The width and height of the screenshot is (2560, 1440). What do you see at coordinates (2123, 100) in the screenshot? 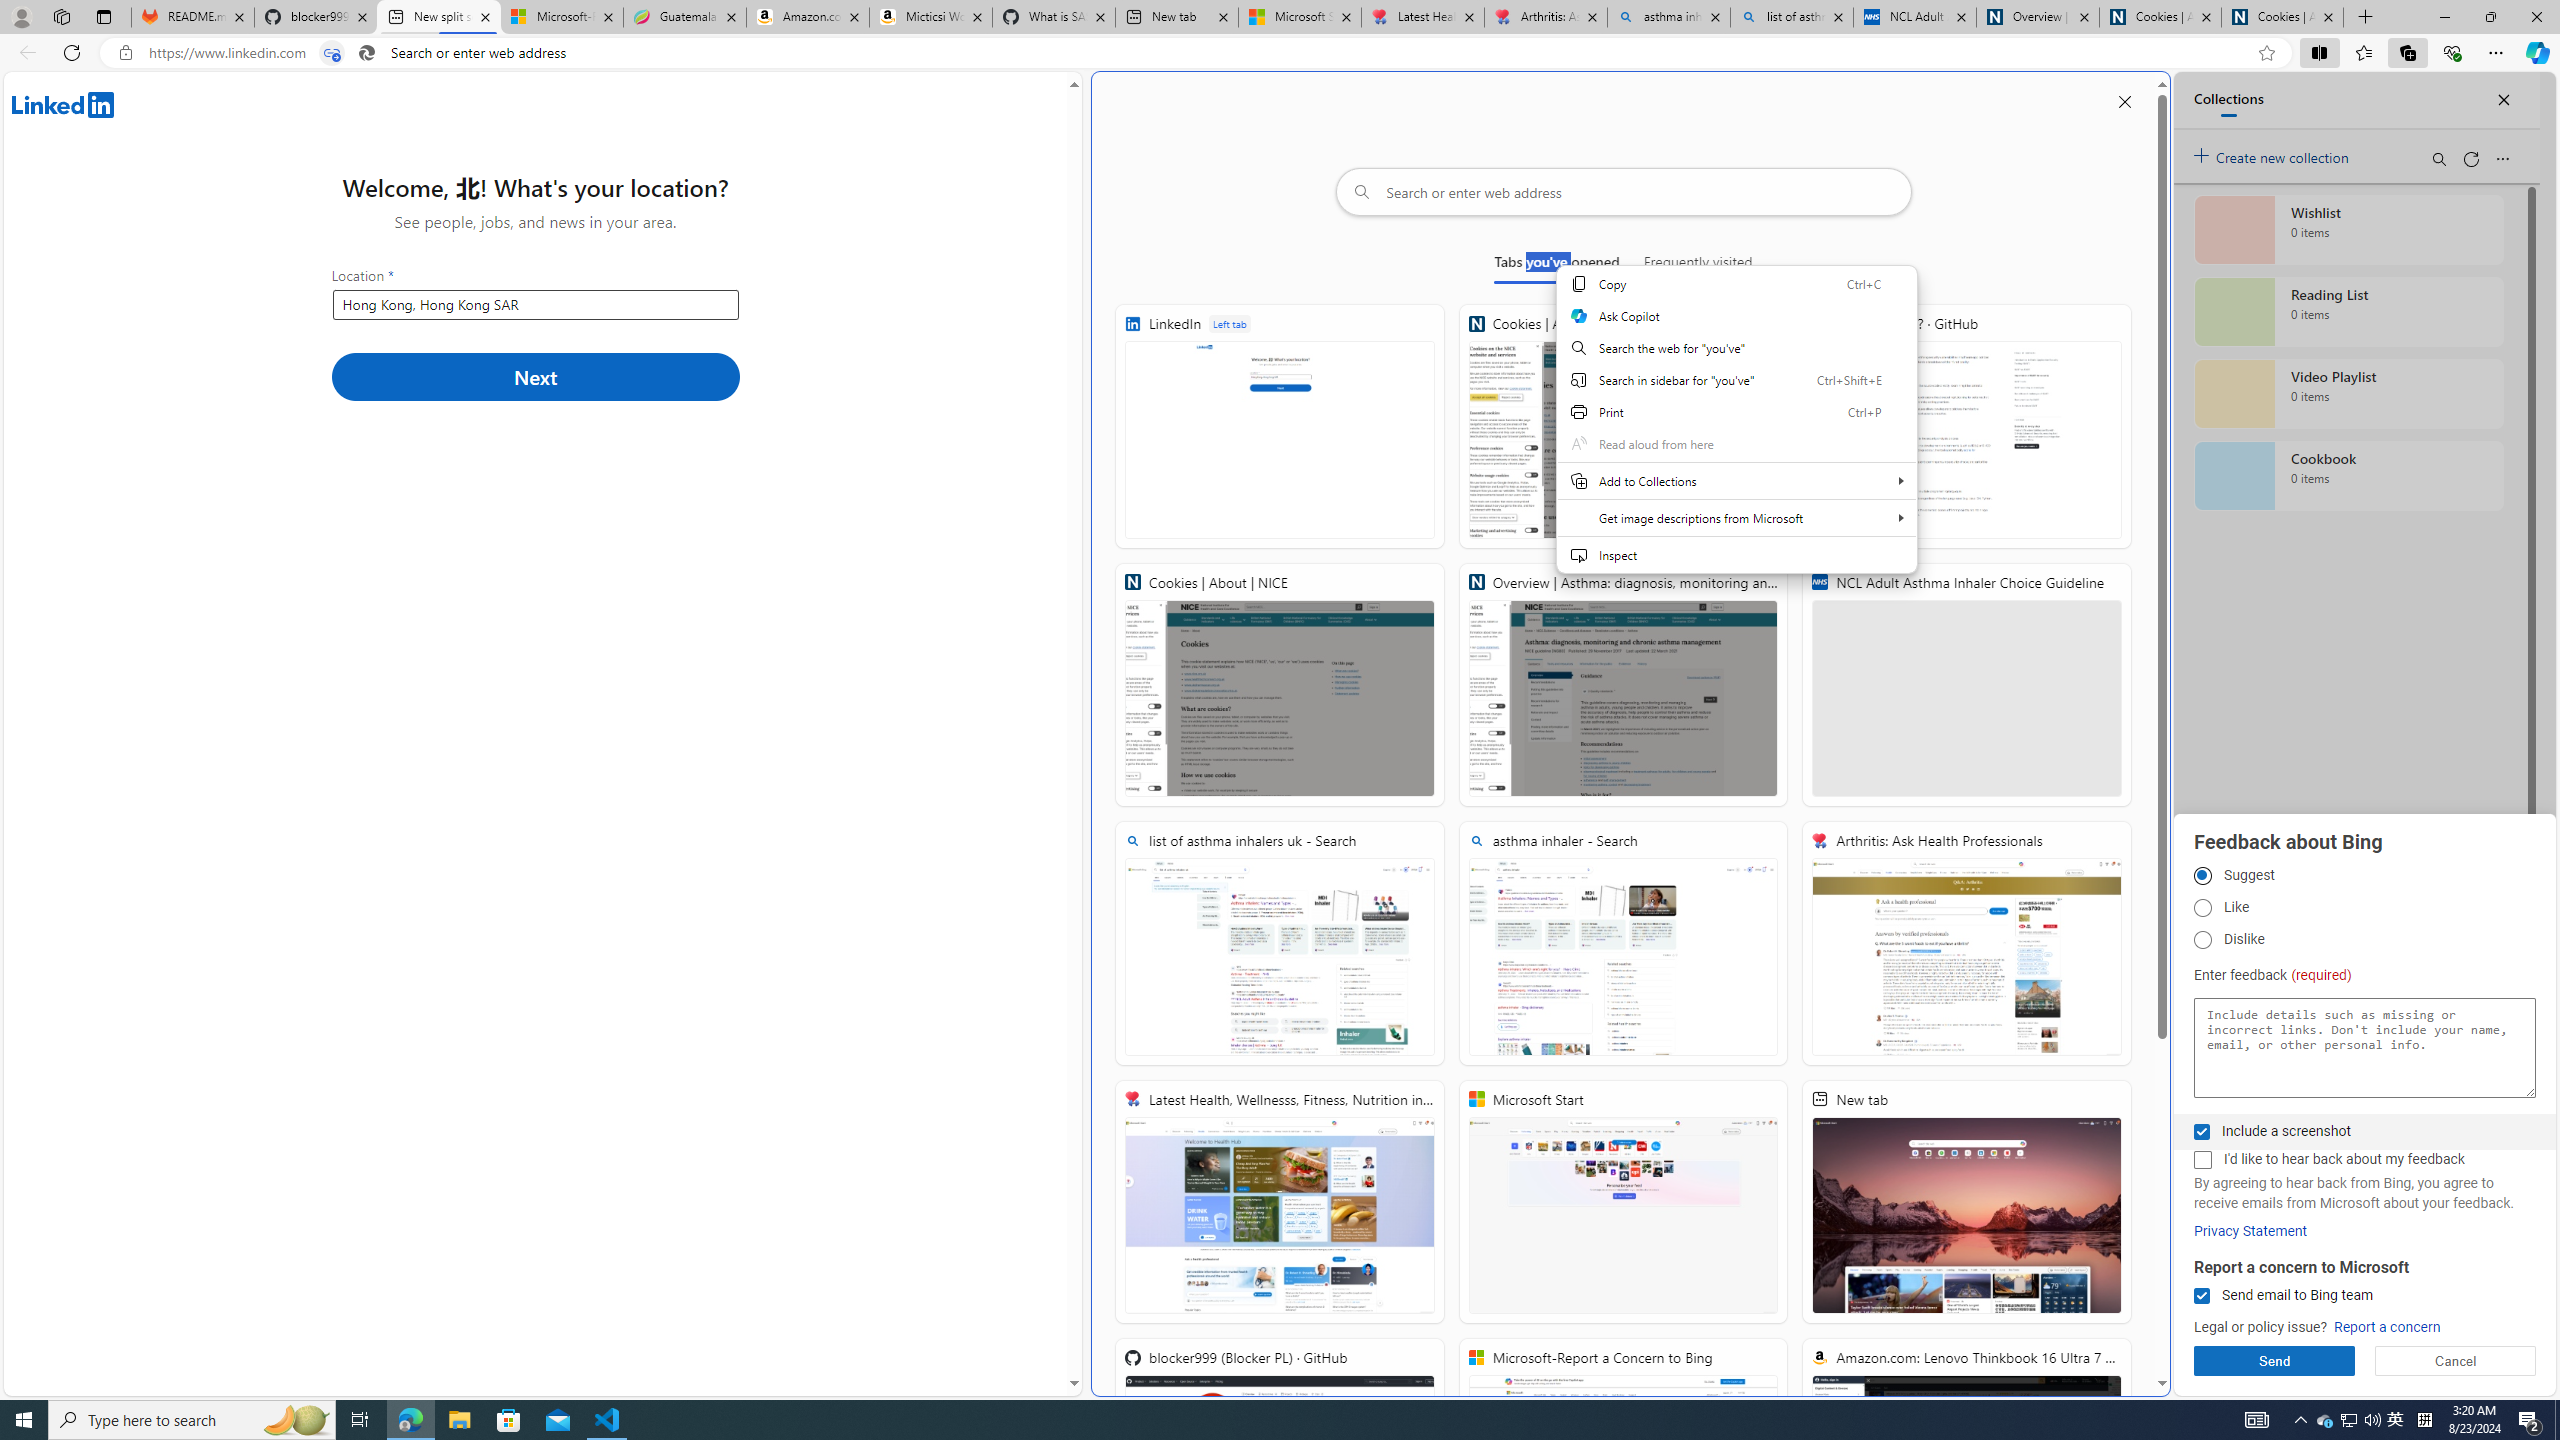
I see `'Close split screen'` at bounding box center [2123, 100].